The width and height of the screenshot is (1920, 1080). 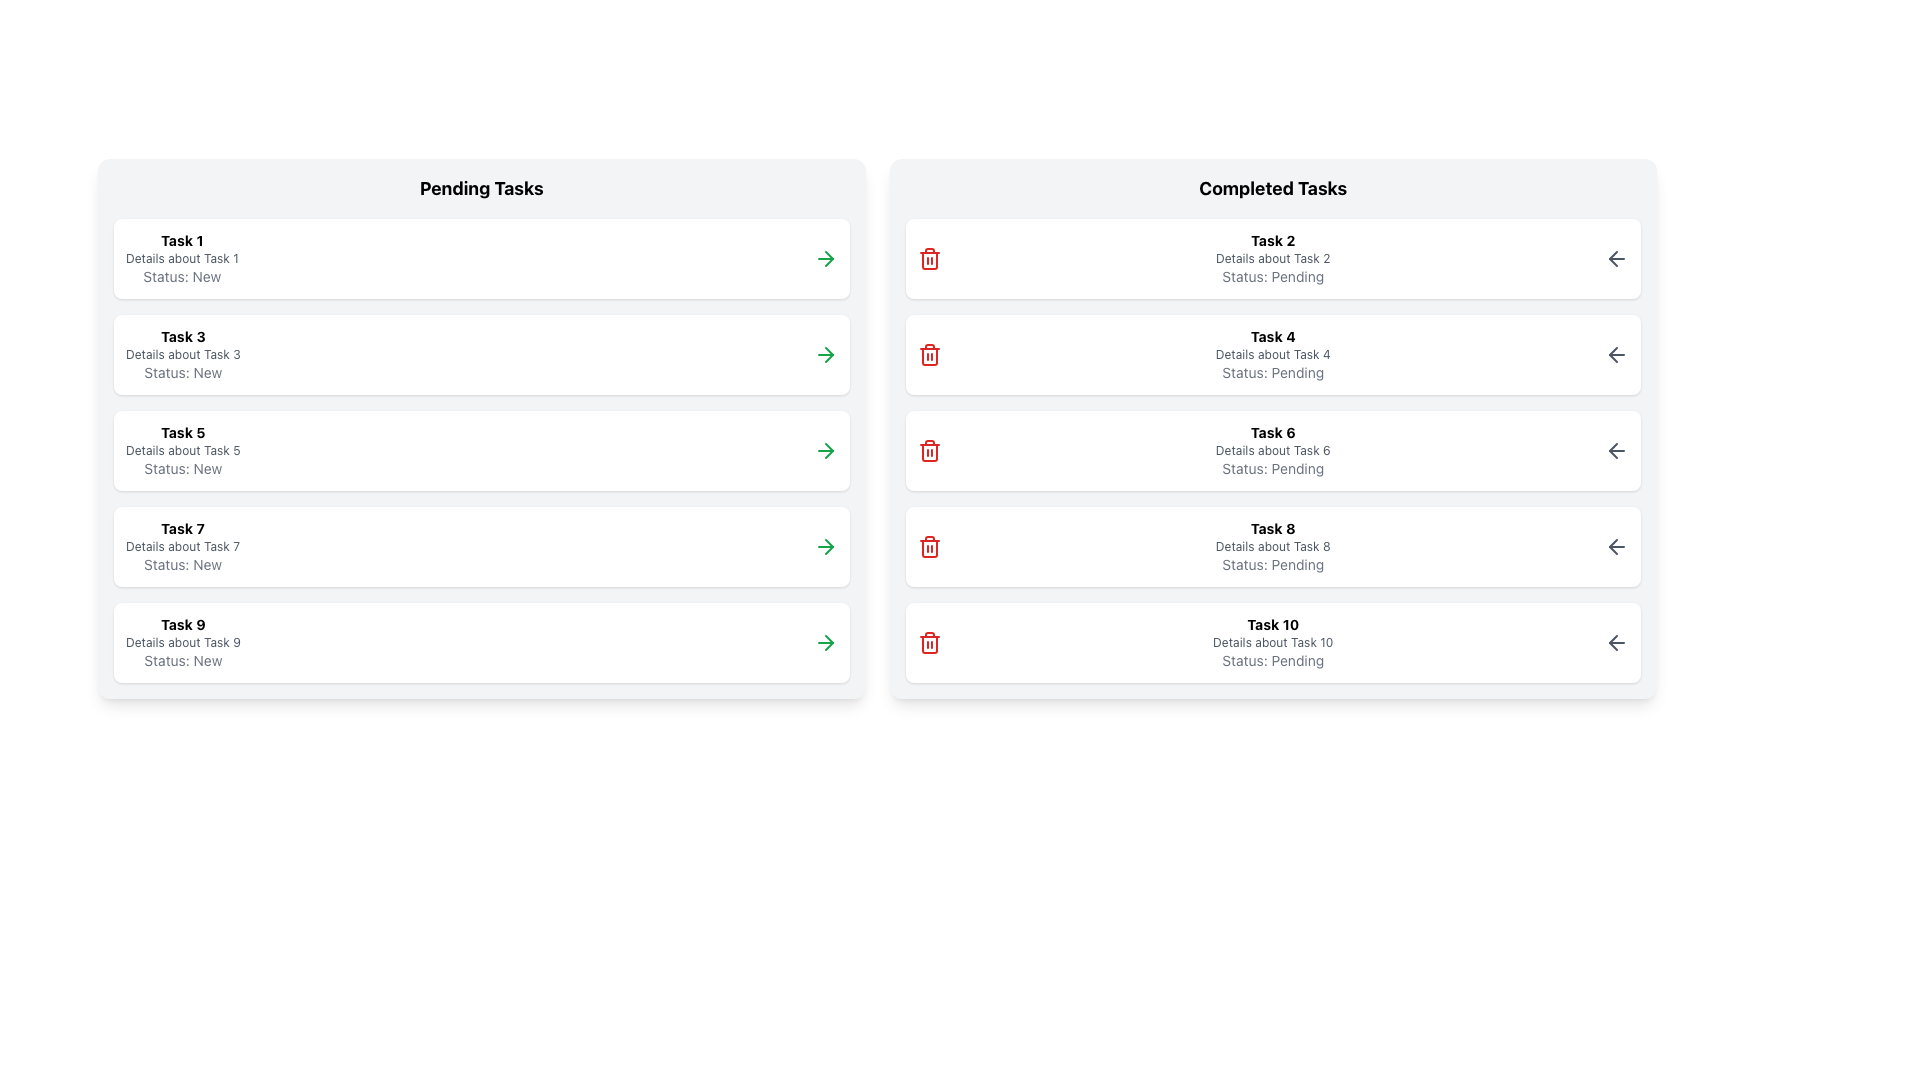 What do you see at coordinates (825, 451) in the screenshot?
I see `the green arrow icon at the far right of 'Task 5' in the 'Pending Tasks' list` at bounding box center [825, 451].